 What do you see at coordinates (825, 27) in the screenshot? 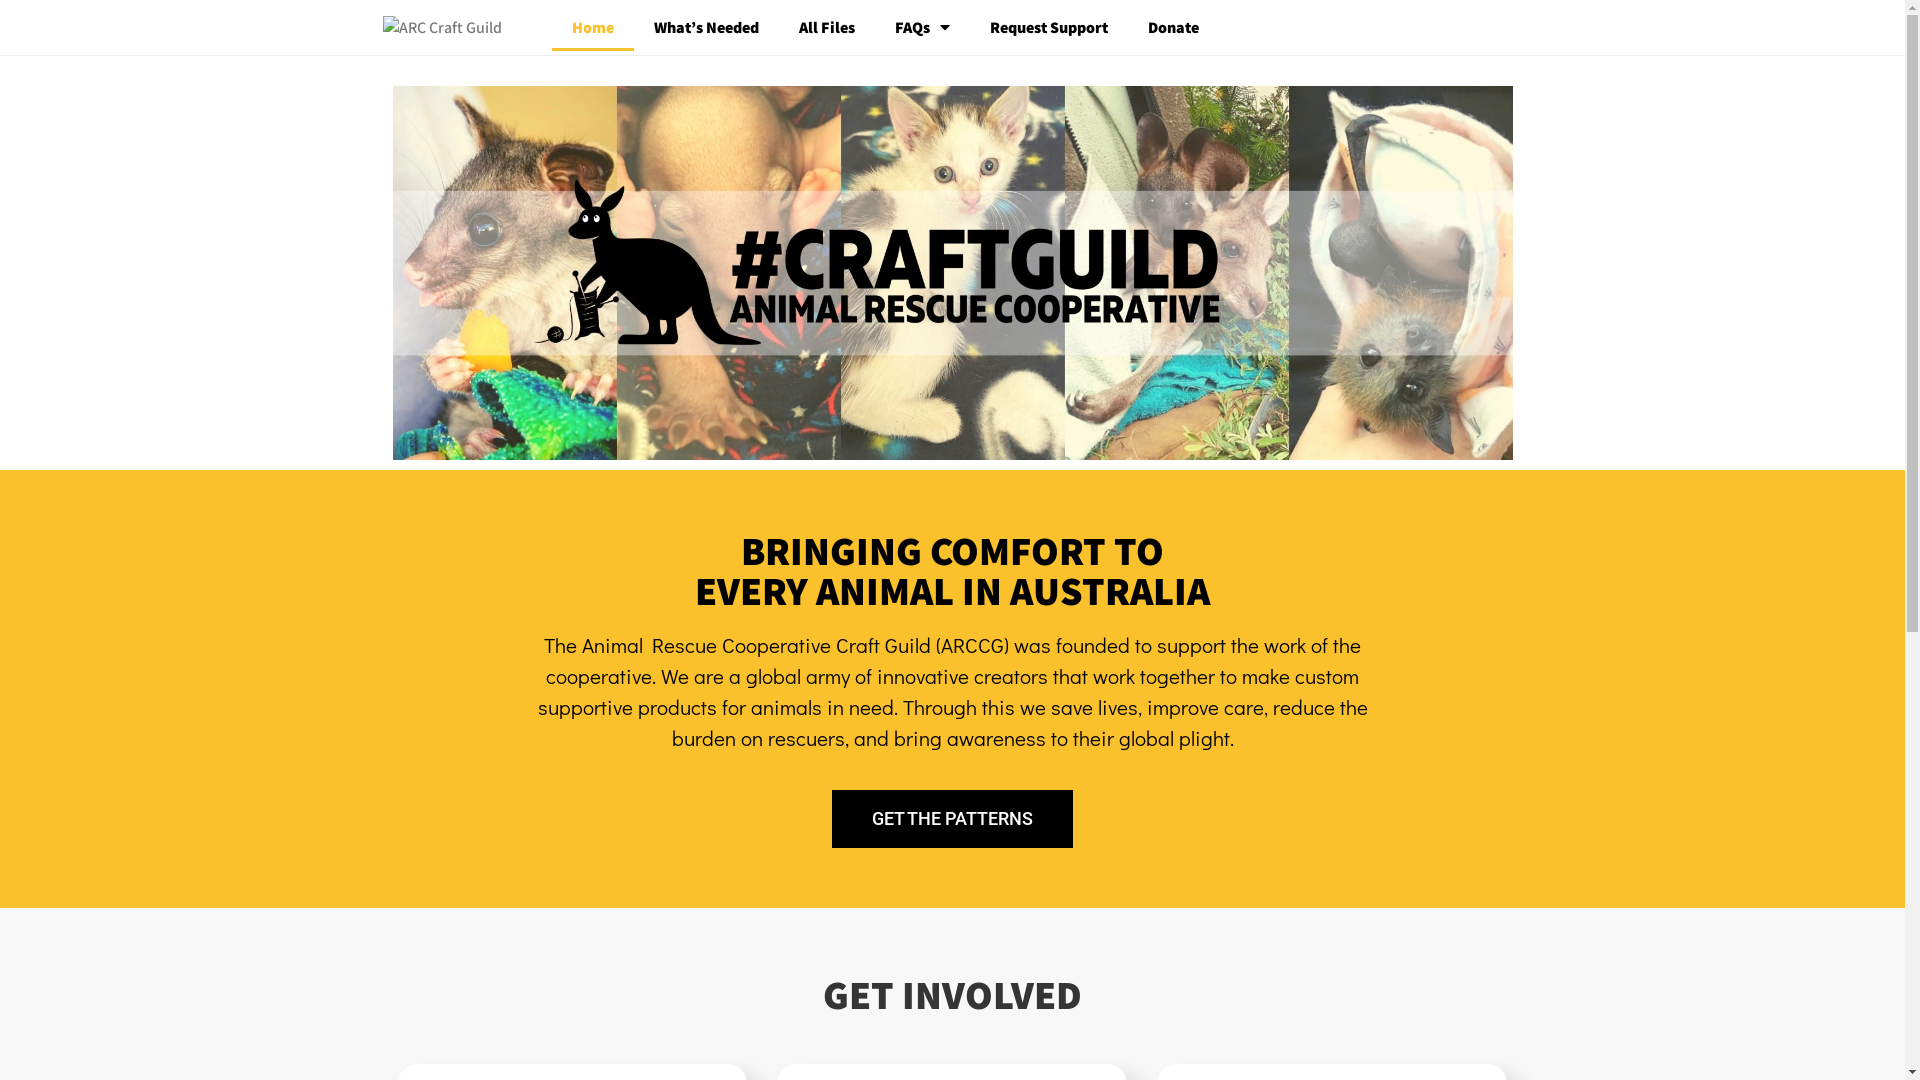
I see `'All Files'` at bounding box center [825, 27].